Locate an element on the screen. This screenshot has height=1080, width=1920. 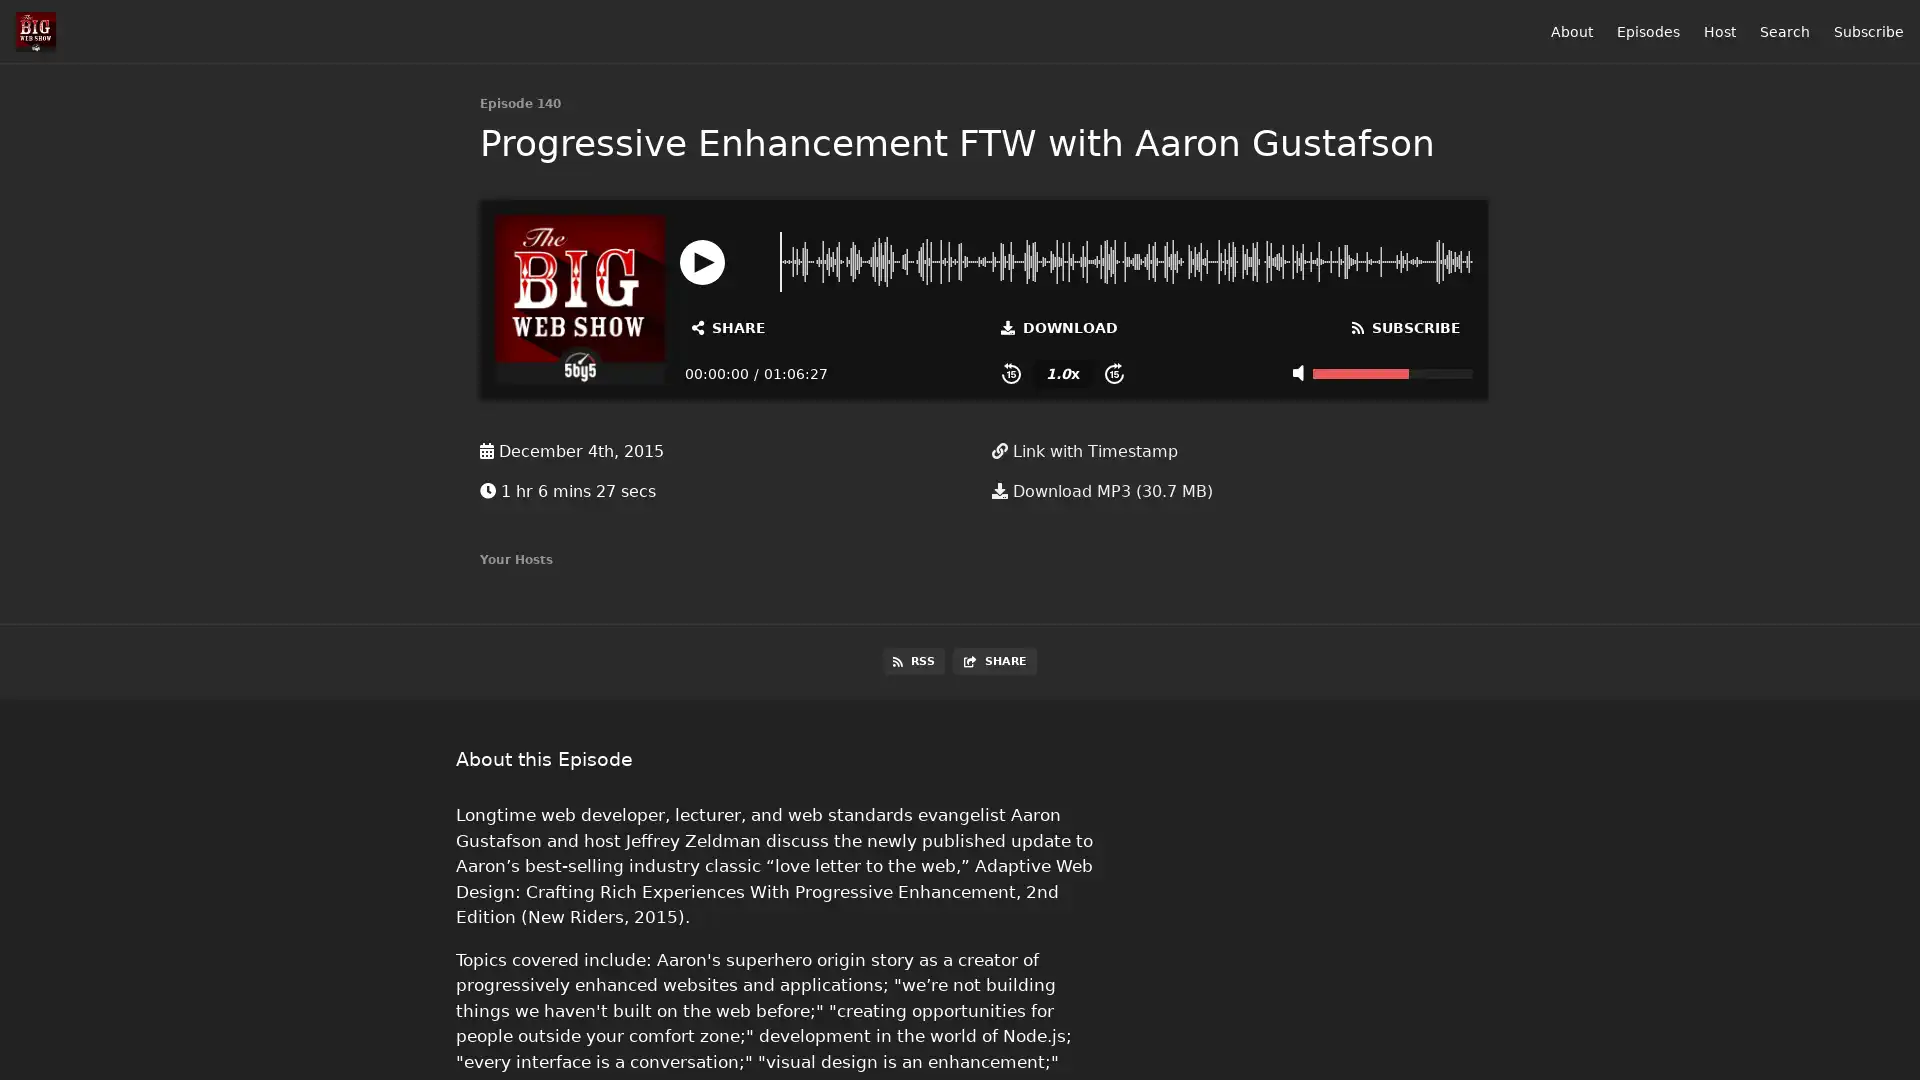
Skip Forward 15 Seconds is located at coordinates (1113, 373).